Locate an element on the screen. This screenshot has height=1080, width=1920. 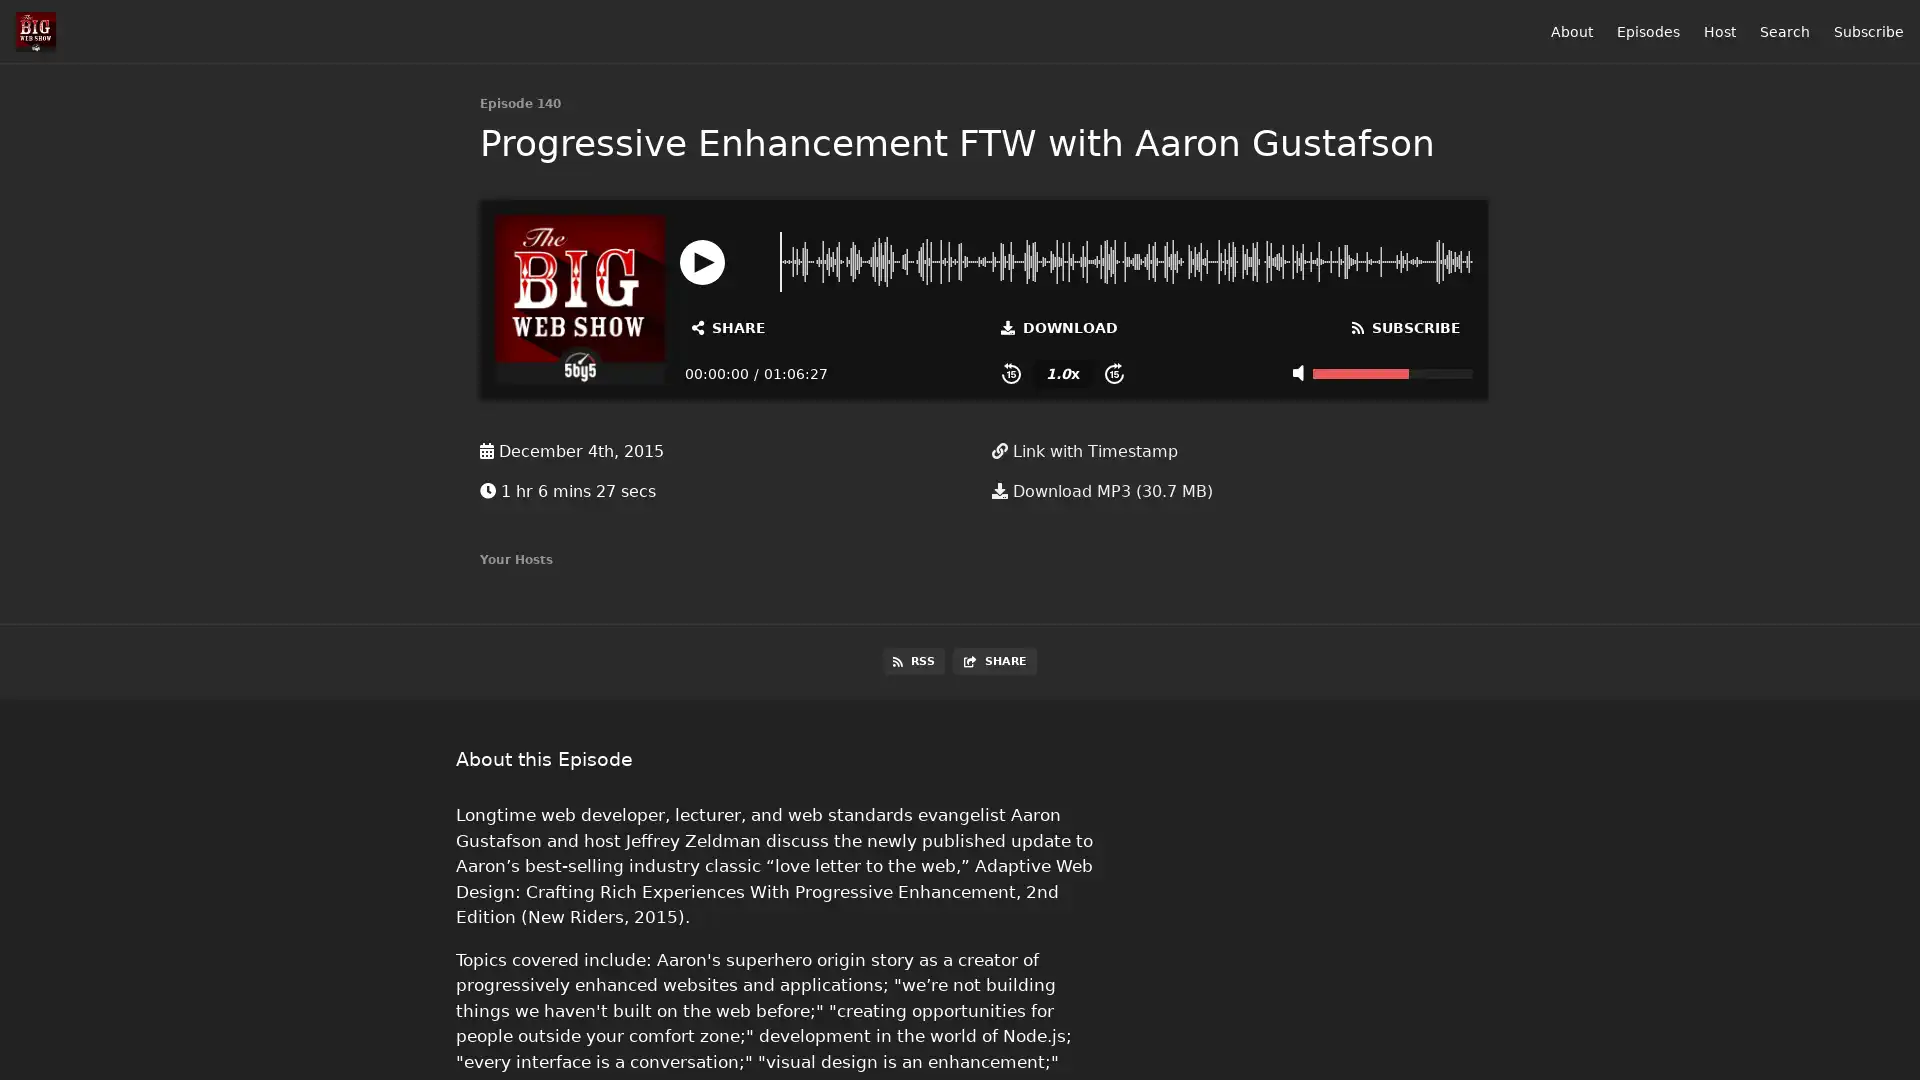
Skip Forward 15 Seconds is located at coordinates (1113, 373).